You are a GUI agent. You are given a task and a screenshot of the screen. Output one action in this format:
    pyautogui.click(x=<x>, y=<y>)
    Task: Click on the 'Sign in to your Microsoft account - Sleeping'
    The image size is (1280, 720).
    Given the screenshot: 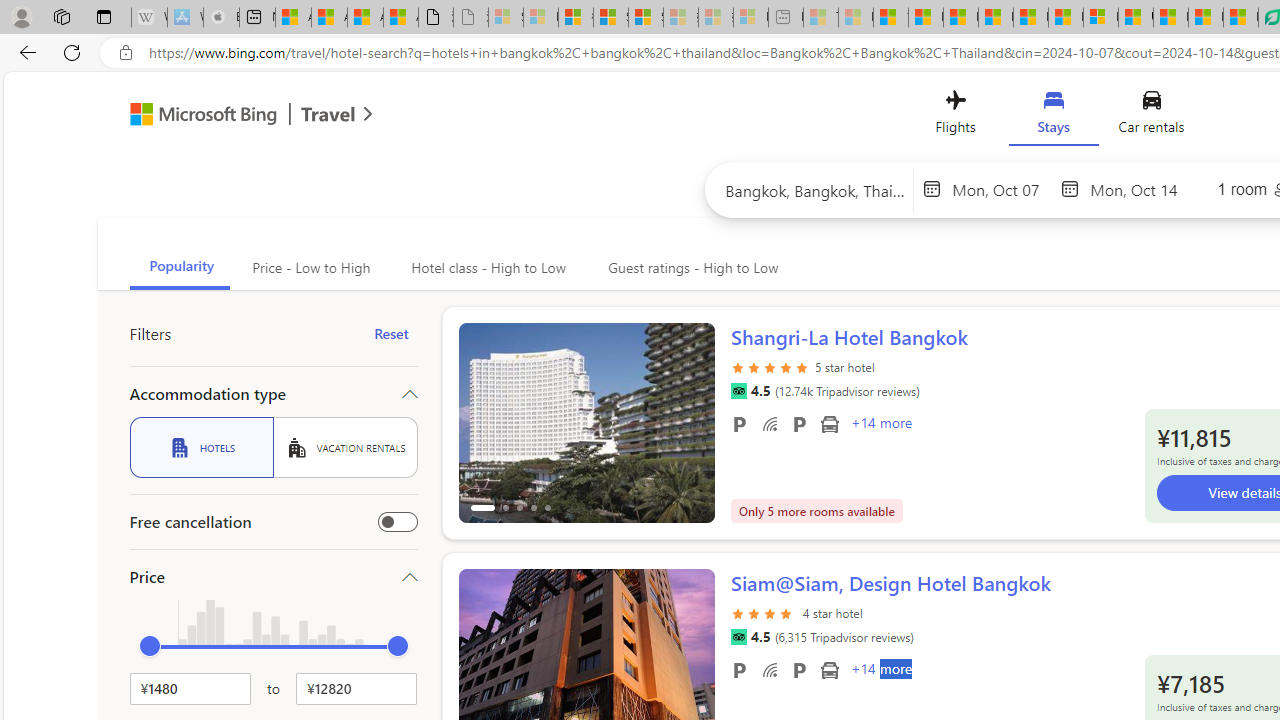 What is the action you would take?
    pyautogui.click(x=506, y=17)
    